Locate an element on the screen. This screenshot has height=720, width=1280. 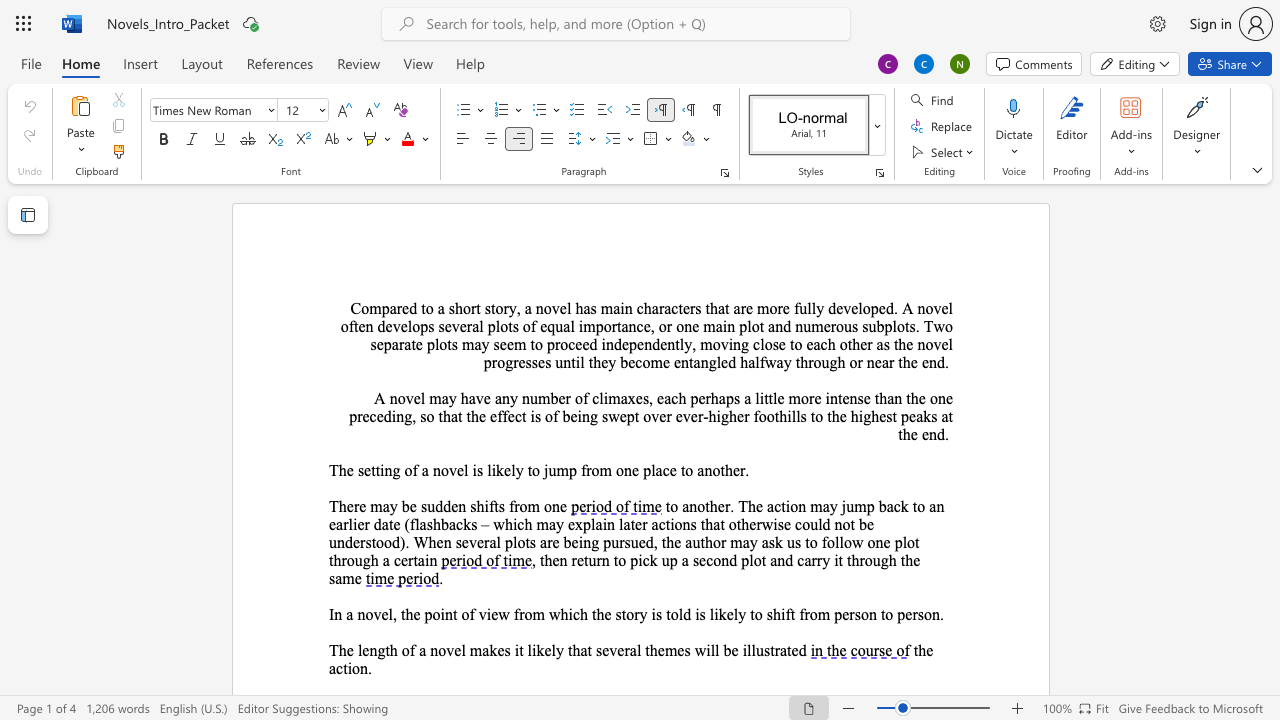
the 10th character "e" in the text is located at coordinates (541, 362).